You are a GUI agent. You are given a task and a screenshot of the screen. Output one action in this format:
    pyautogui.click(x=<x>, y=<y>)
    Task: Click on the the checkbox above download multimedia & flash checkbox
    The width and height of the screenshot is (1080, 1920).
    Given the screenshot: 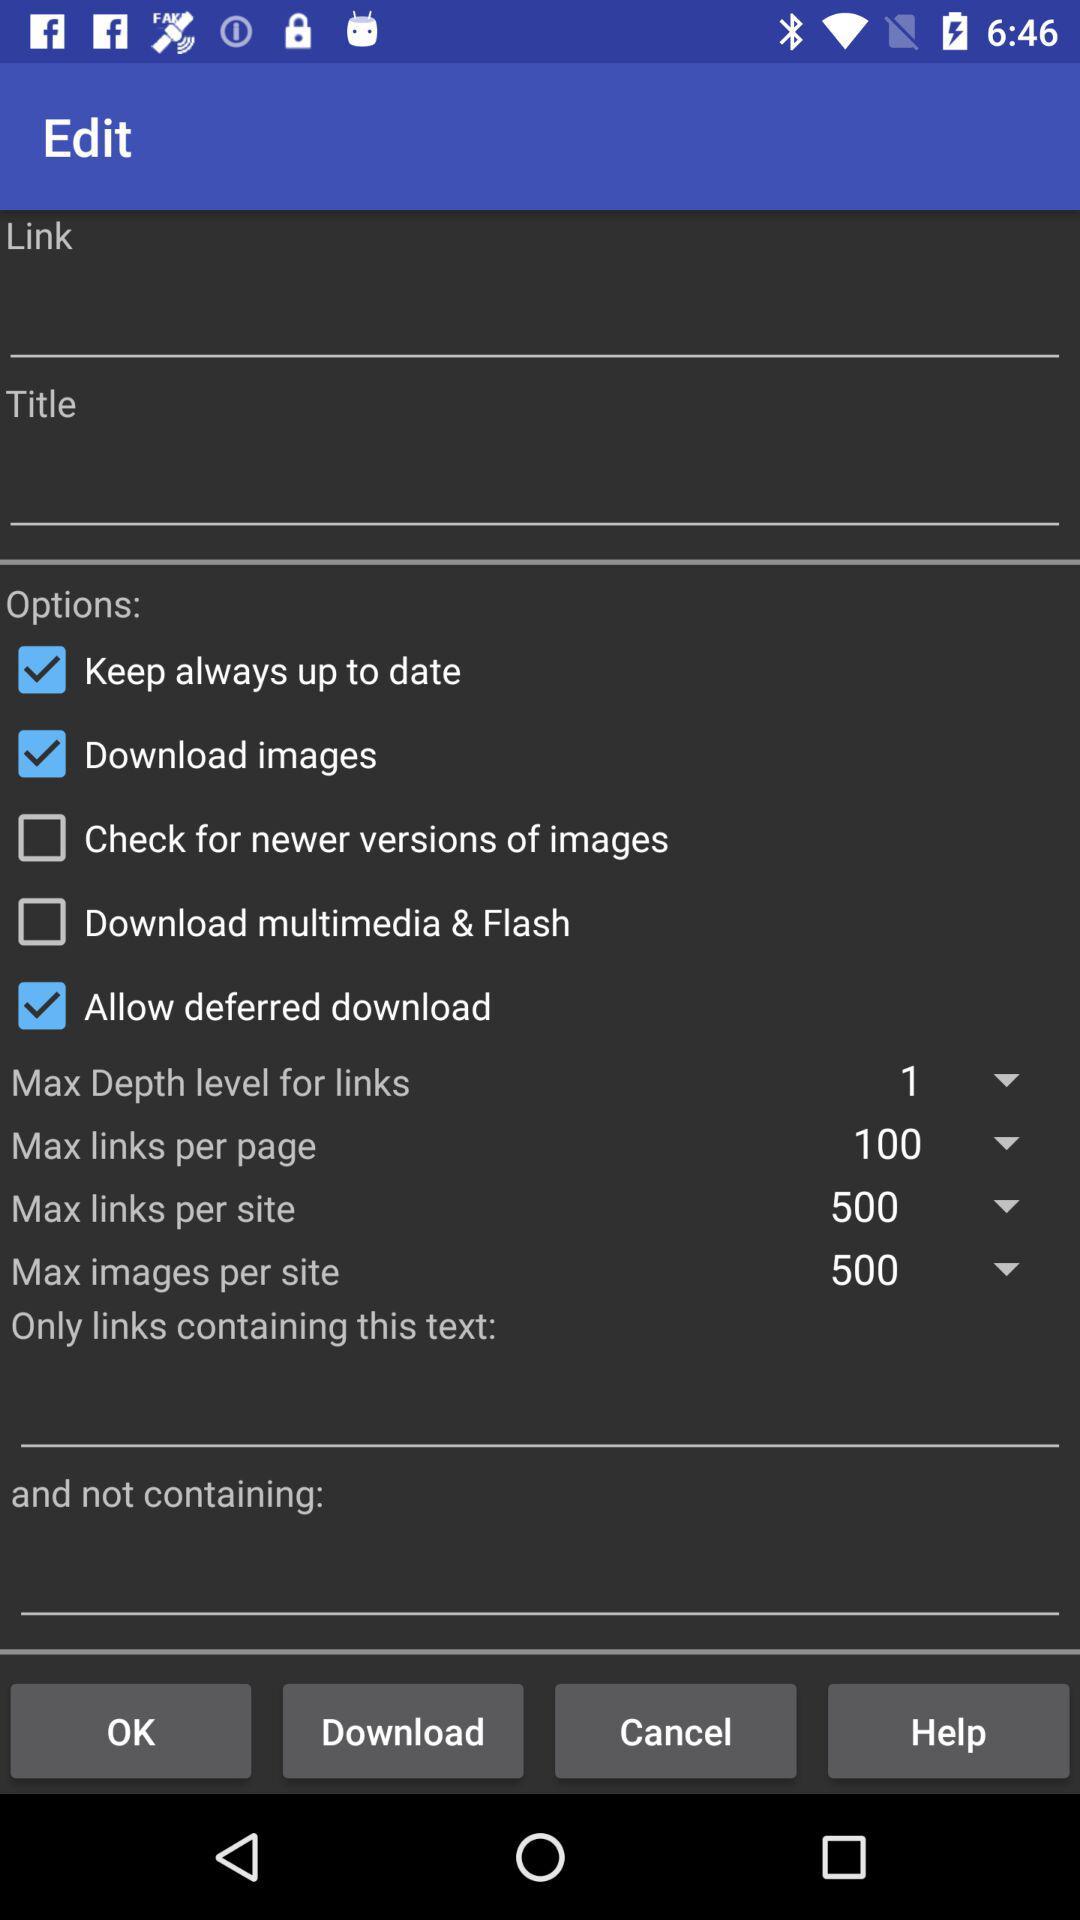 What is the action you would take?
    pyautogui.click(x=540, y=837)
    